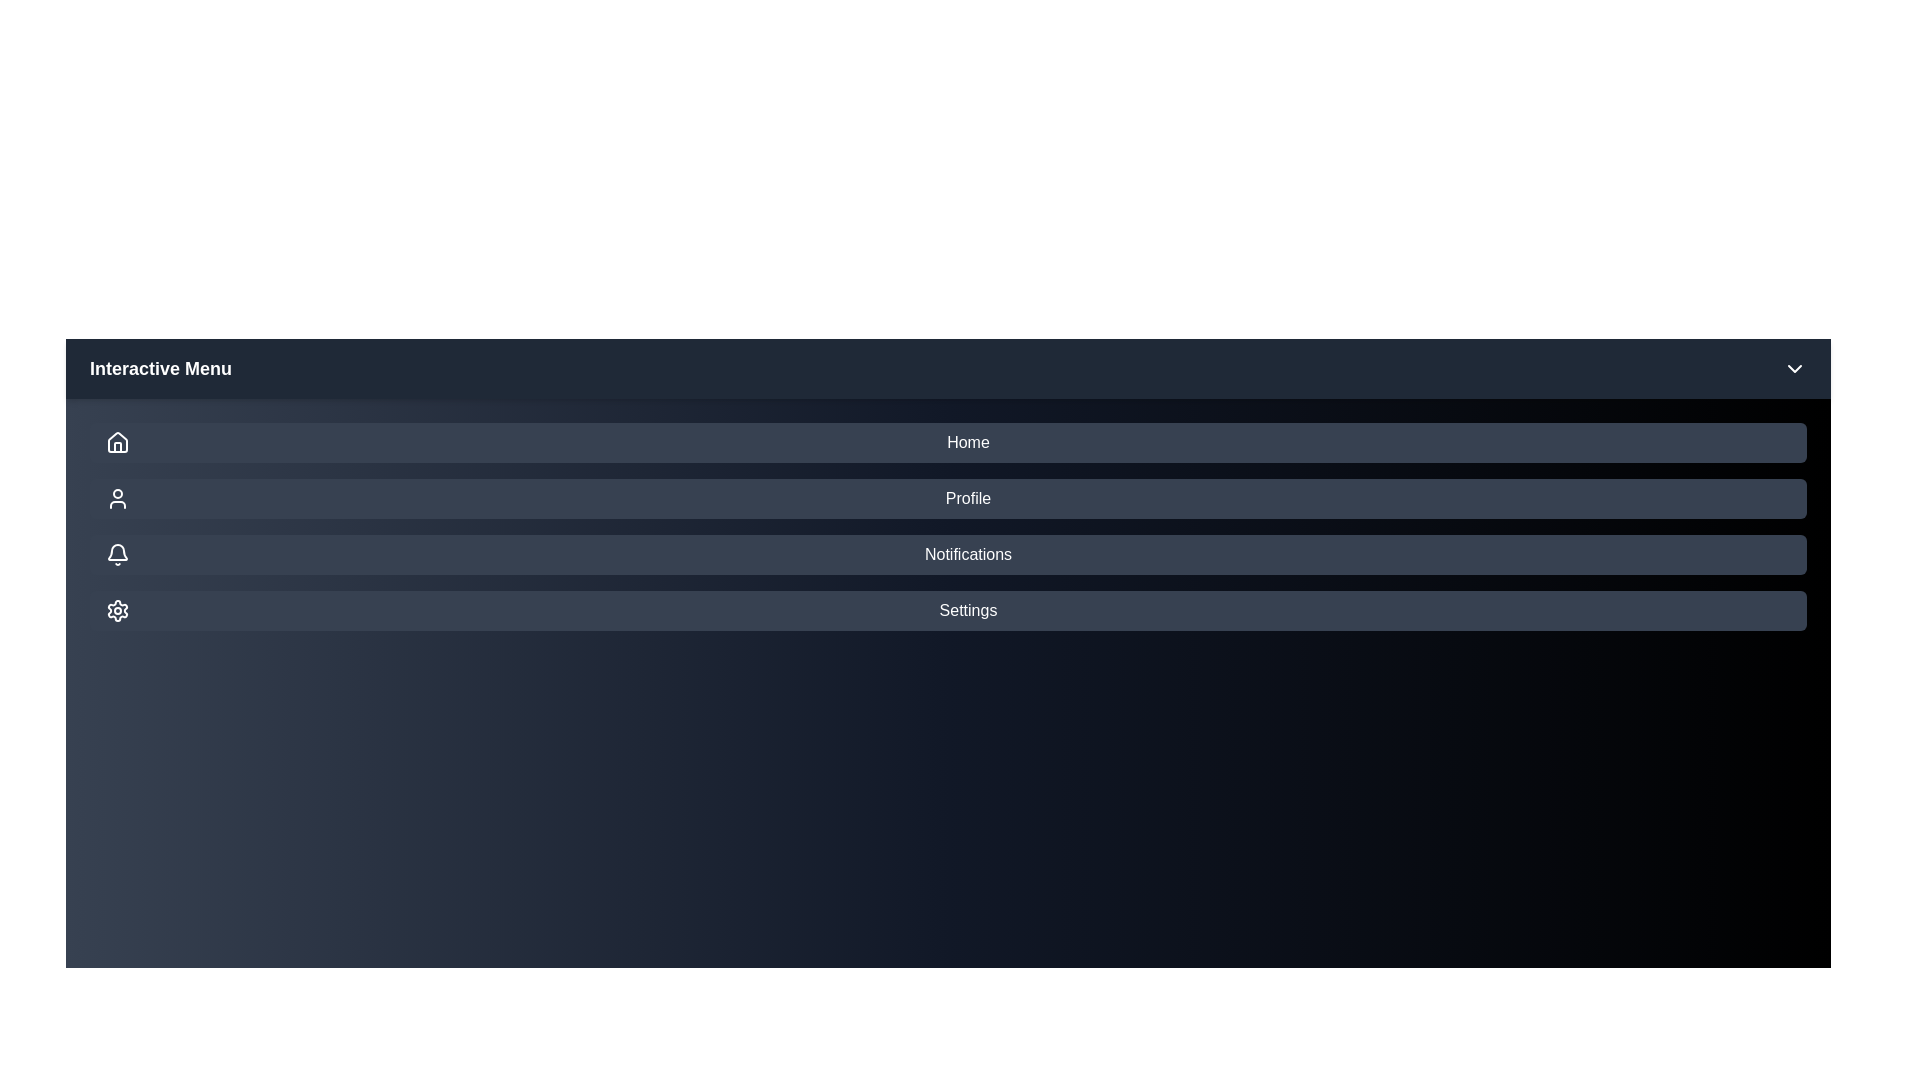 This screenshot has width=1920, height=1080. Describe the element at coordinates (947, 497) in the screenshot. I see `the menu item Profile in the InteractiveMenu` at that location.